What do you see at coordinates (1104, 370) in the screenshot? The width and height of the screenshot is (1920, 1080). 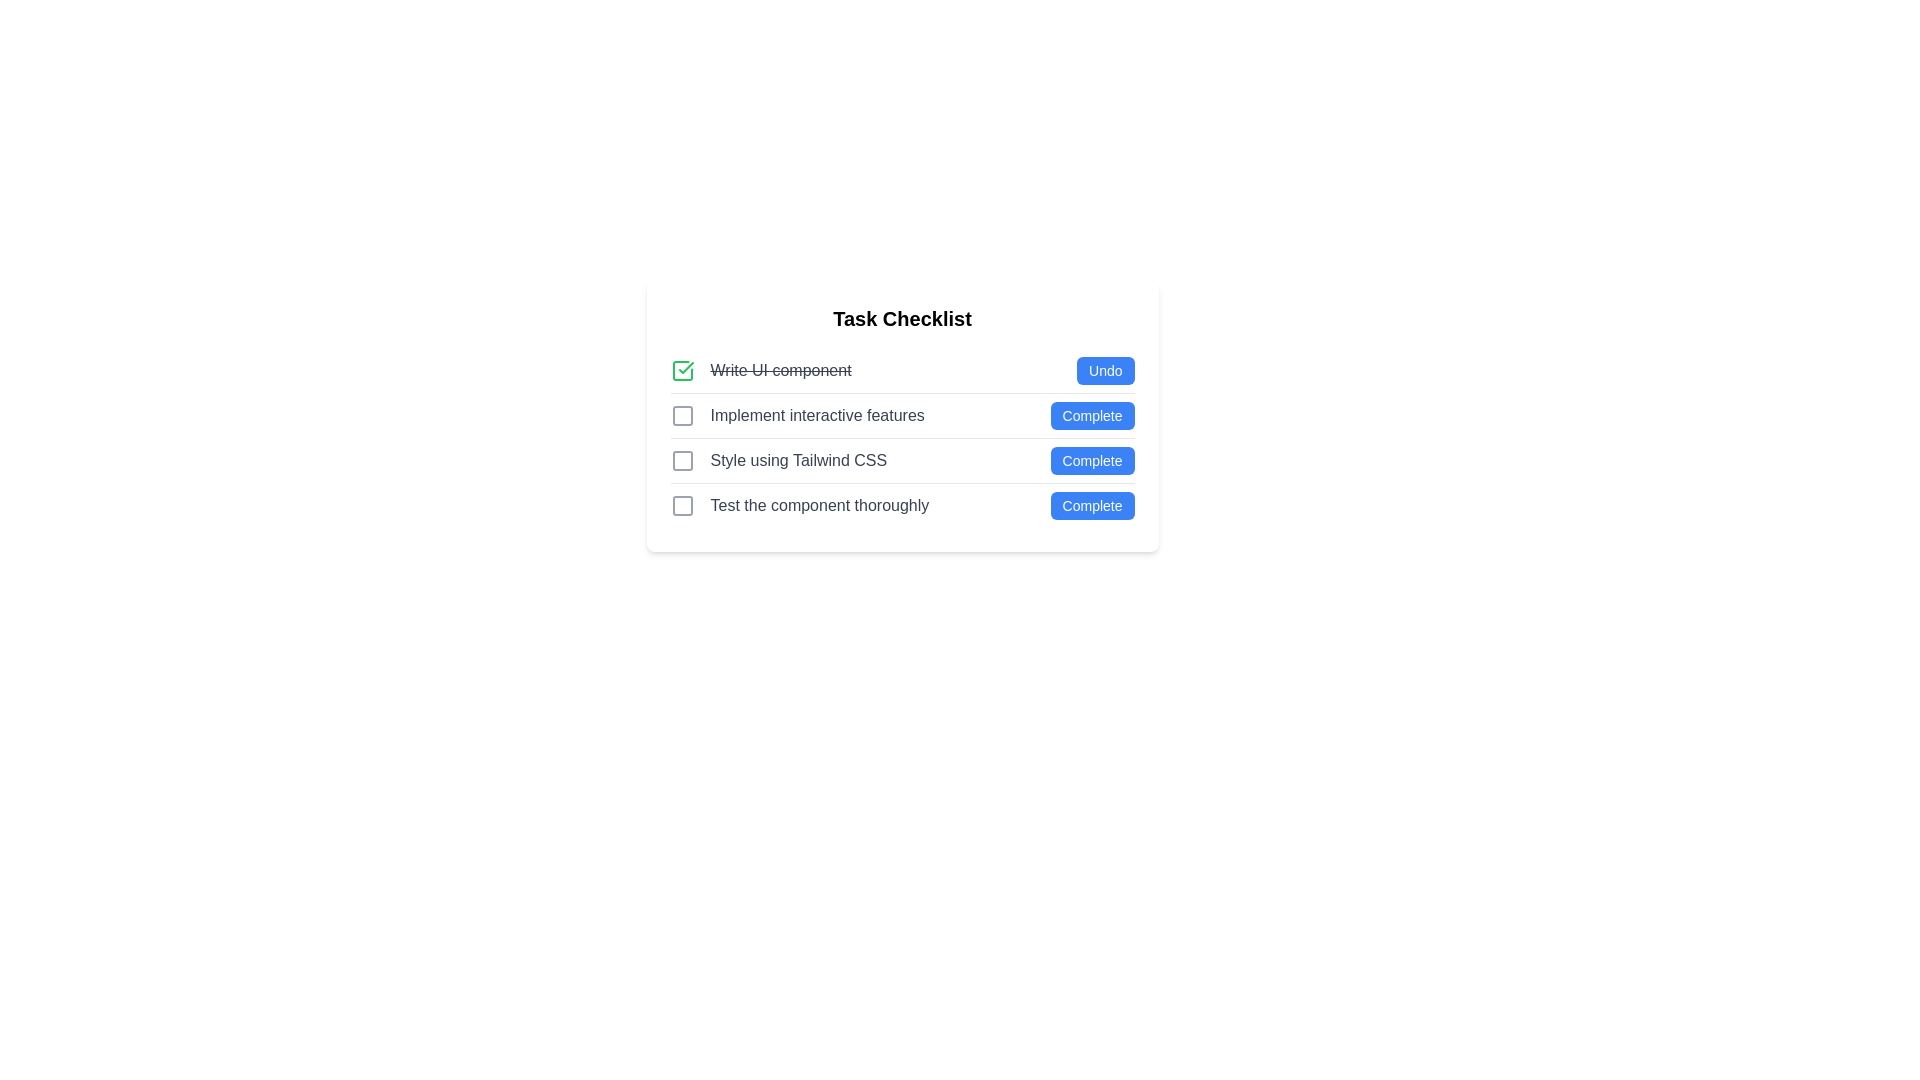 I see `the small rectangular blue button labeled 'Undo' with white text, located to the far right of the first row in the checklist adjacent to the strikethrough text 'Write UI component'` at bounding box center [1104, 370].